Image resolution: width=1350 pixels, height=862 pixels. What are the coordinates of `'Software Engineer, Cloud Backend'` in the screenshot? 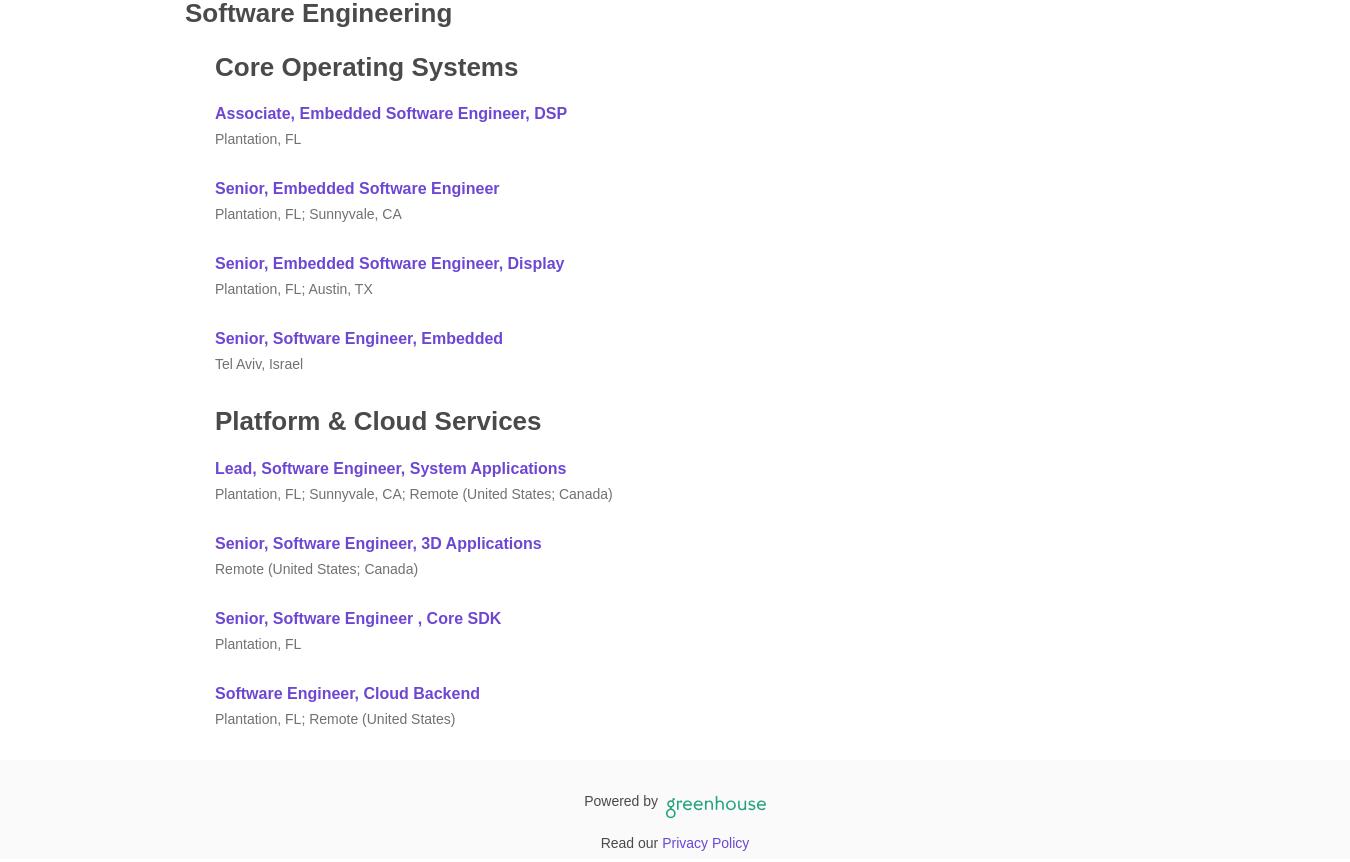 It's located at (215, 691).